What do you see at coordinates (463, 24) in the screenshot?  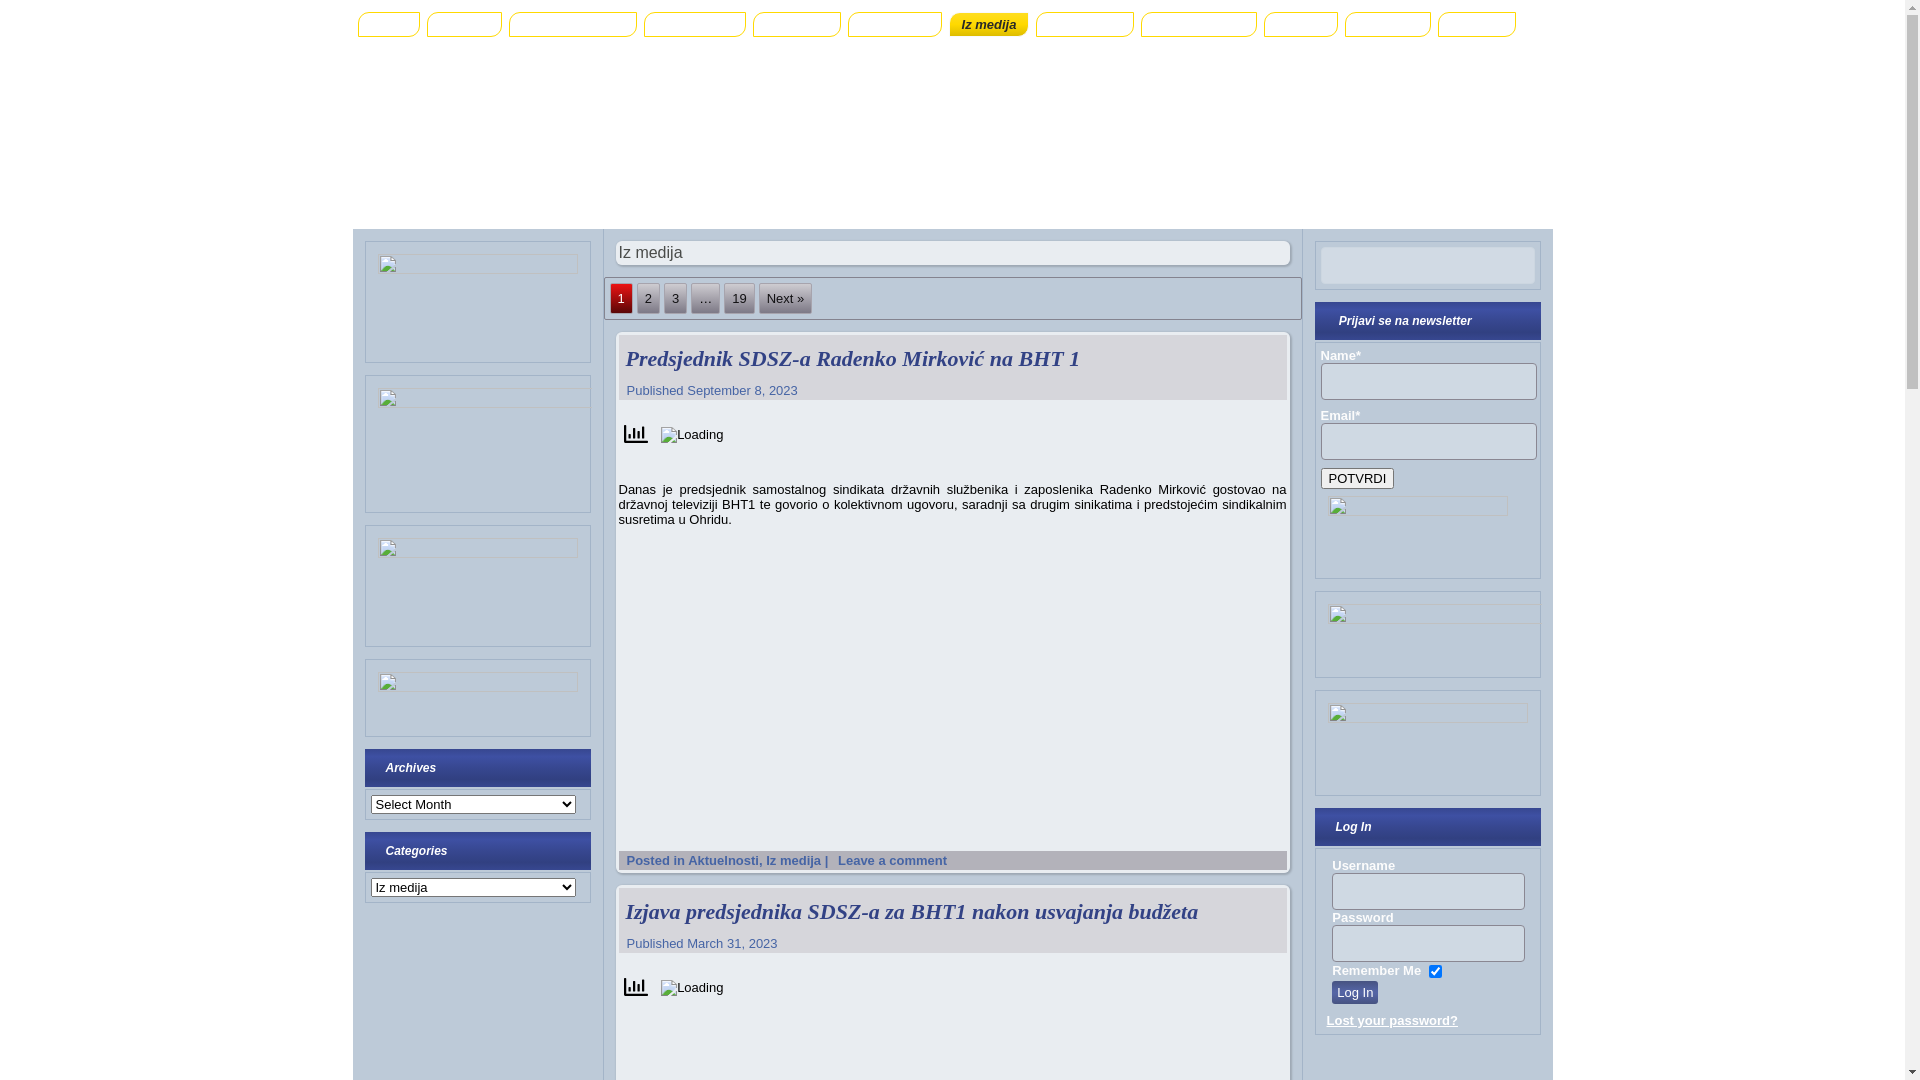 I see `'O Nama'` at bounding box center [463, 24].